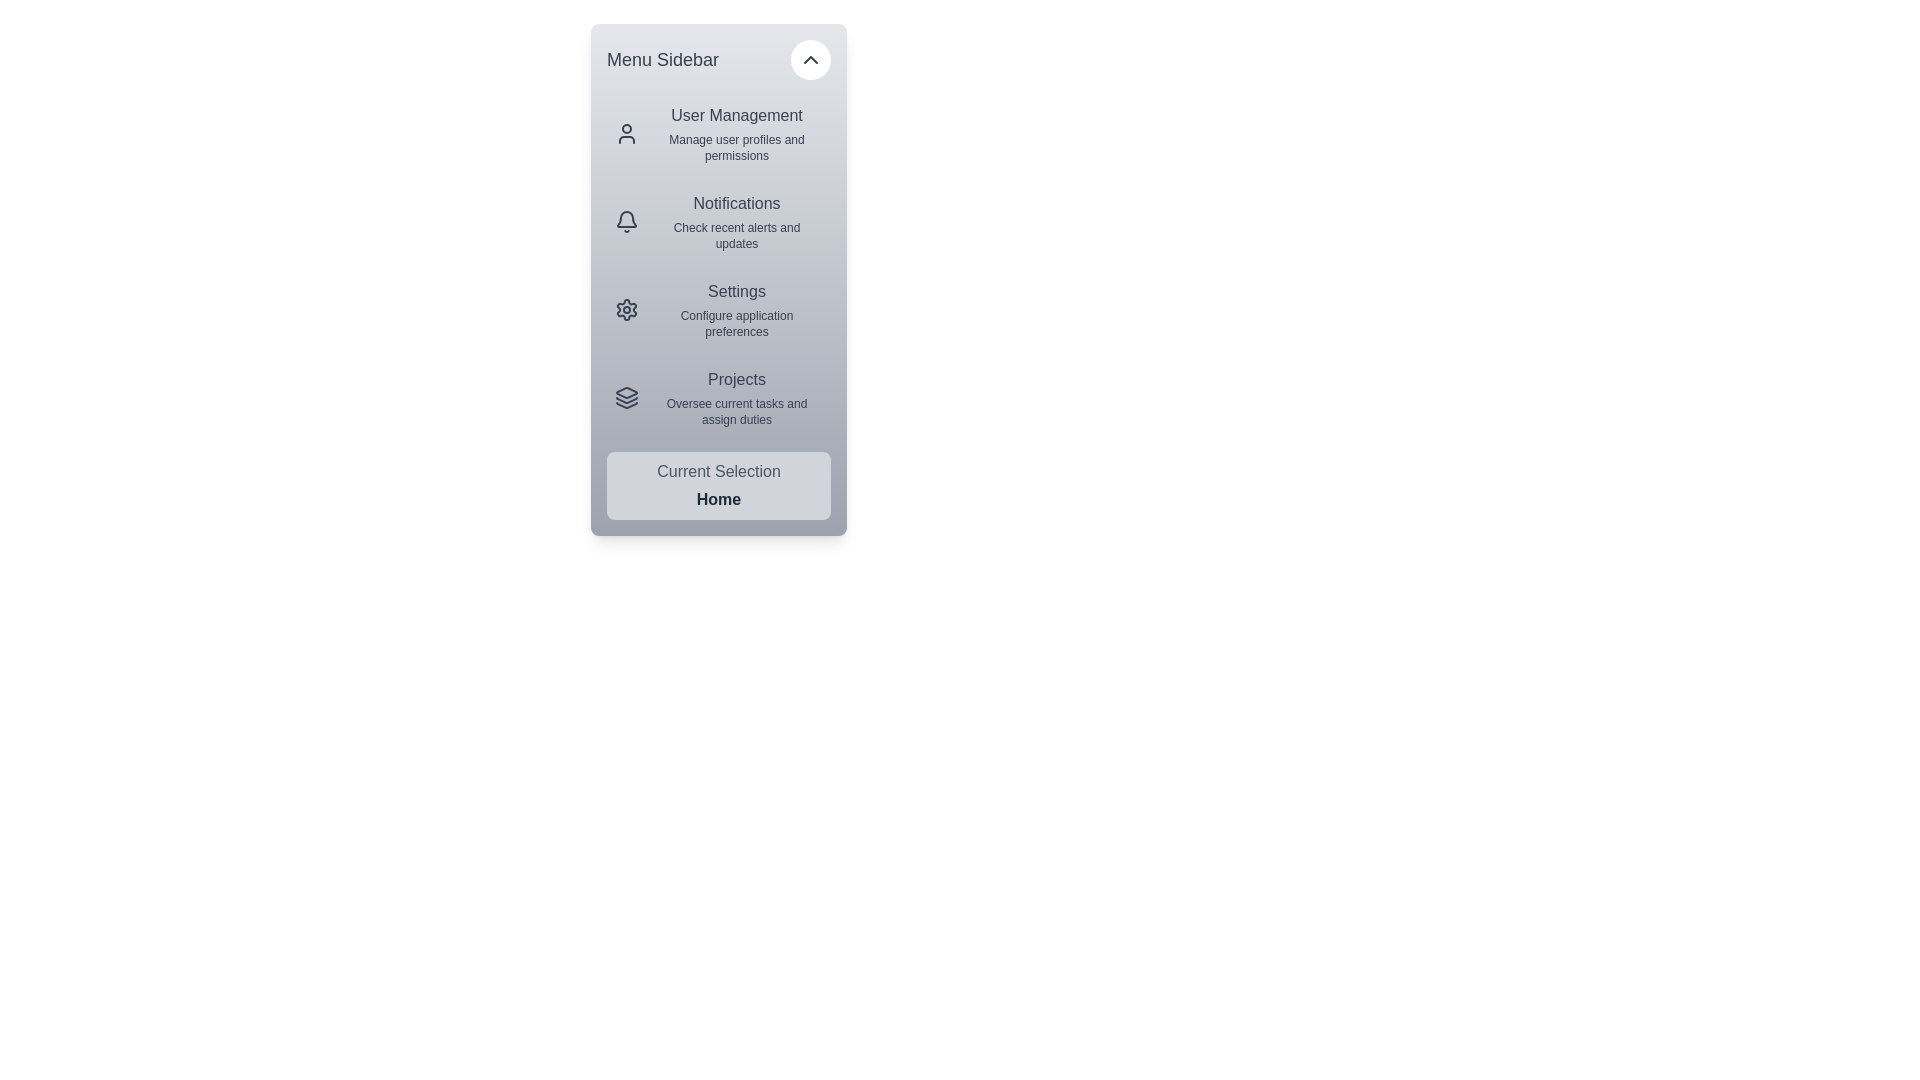 Image resolution: width=1920 pixels, height=1080 pixels. I want to click on the 'Projects' text label, so click(736, 380).